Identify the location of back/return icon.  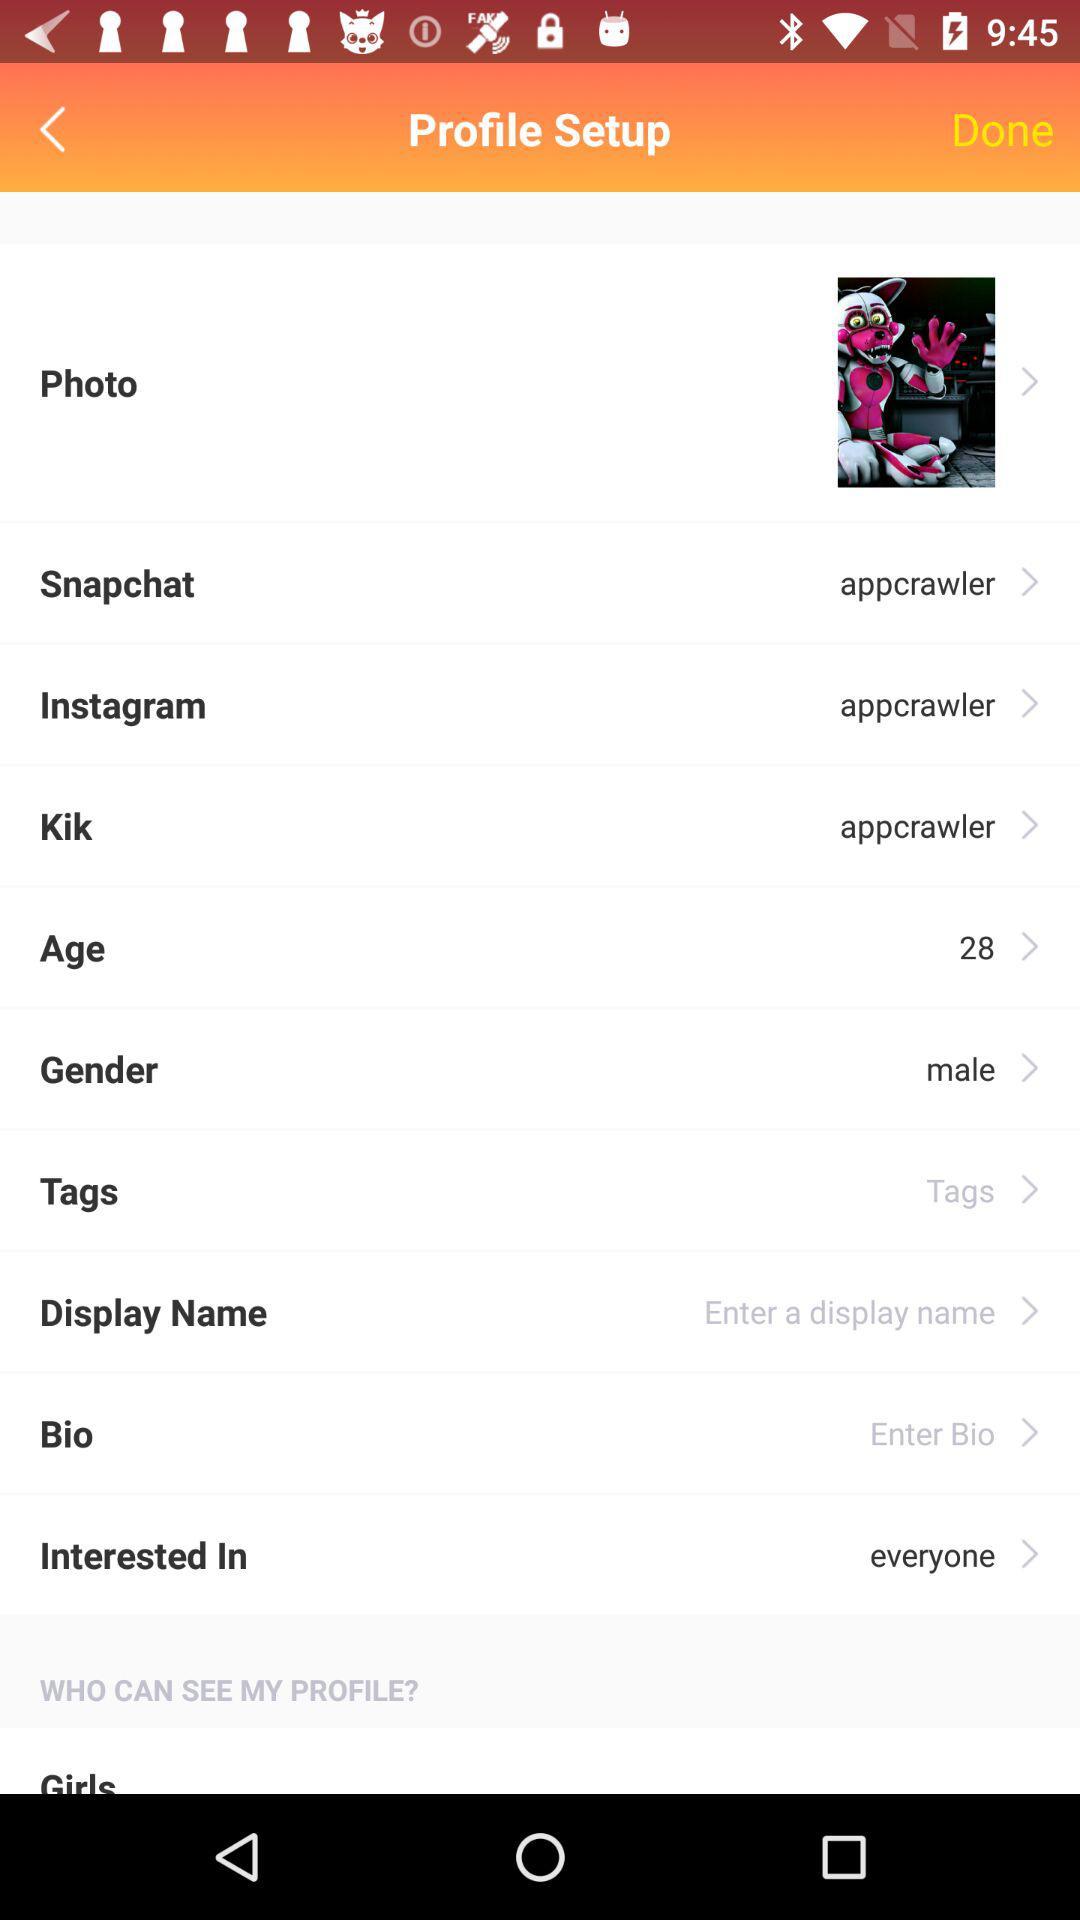
(56, 128).